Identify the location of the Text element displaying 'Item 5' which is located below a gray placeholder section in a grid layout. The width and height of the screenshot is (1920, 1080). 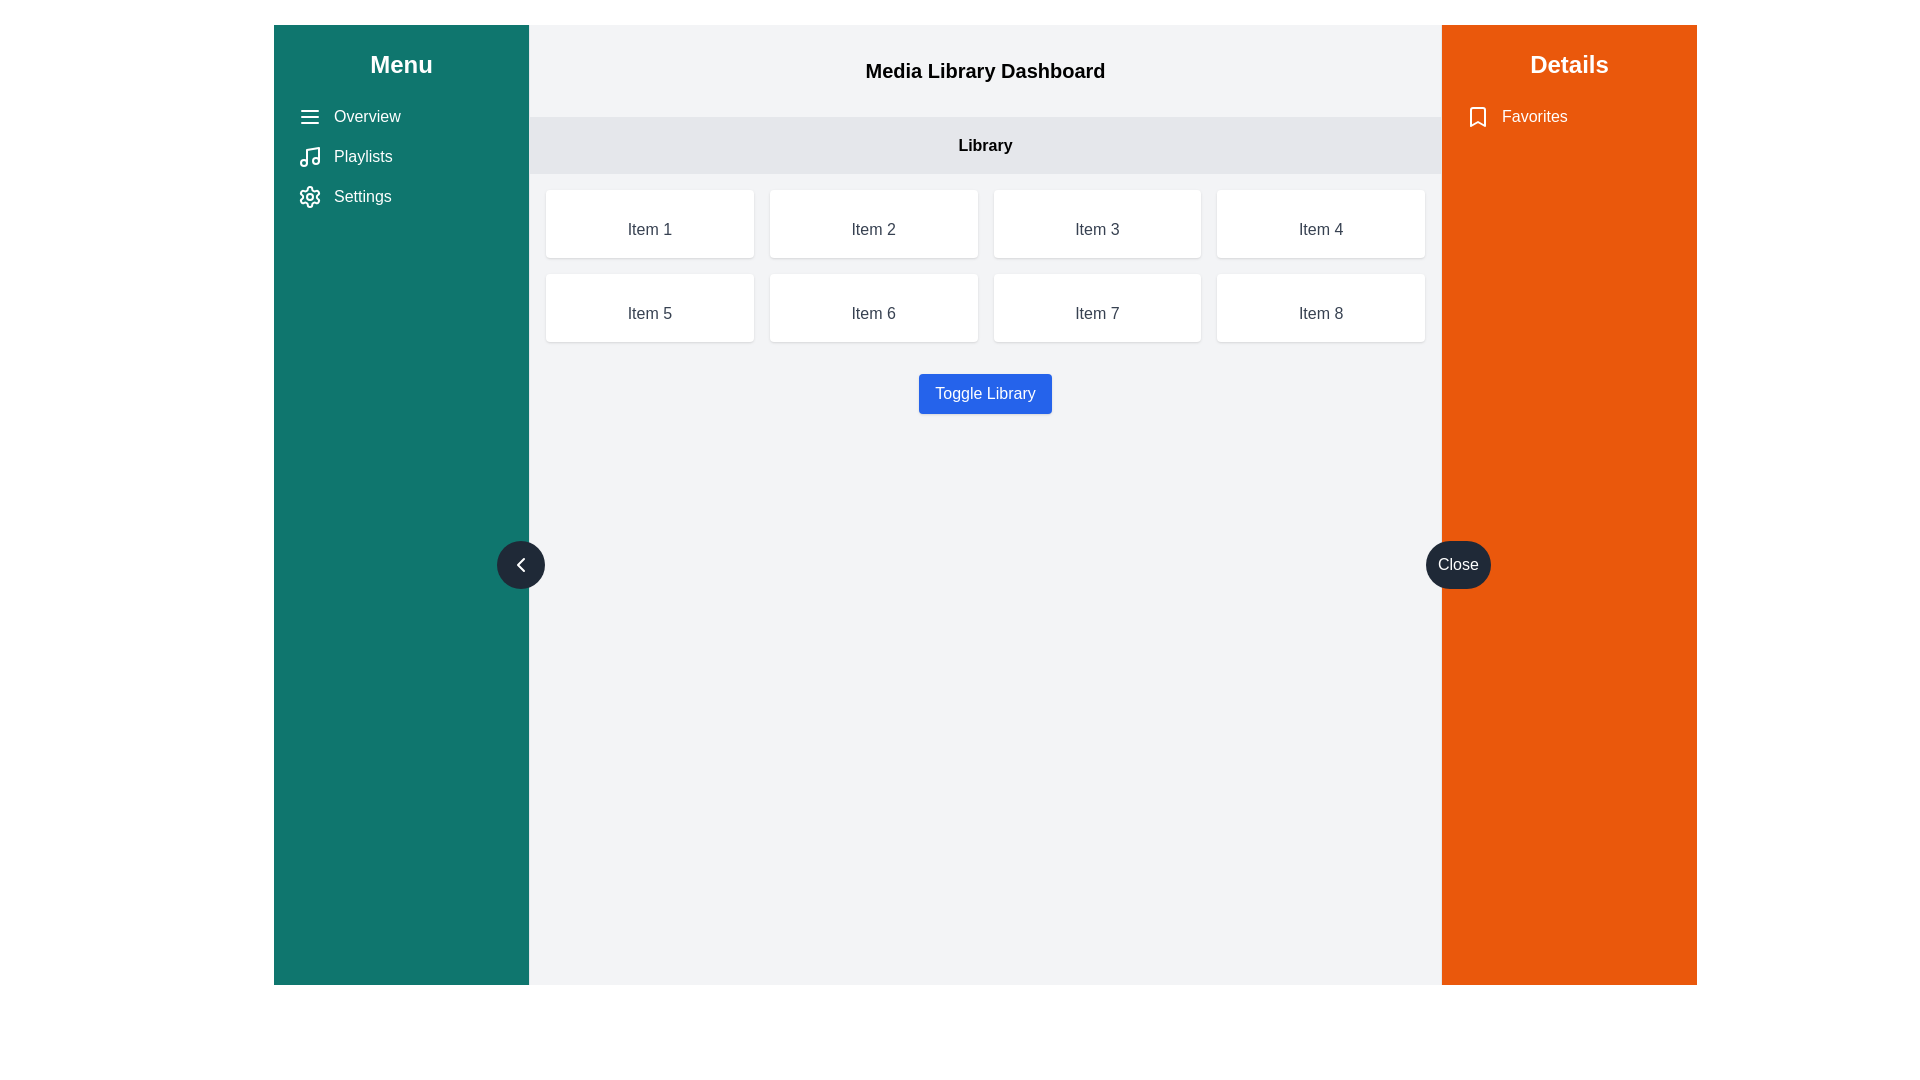
(649, 313).